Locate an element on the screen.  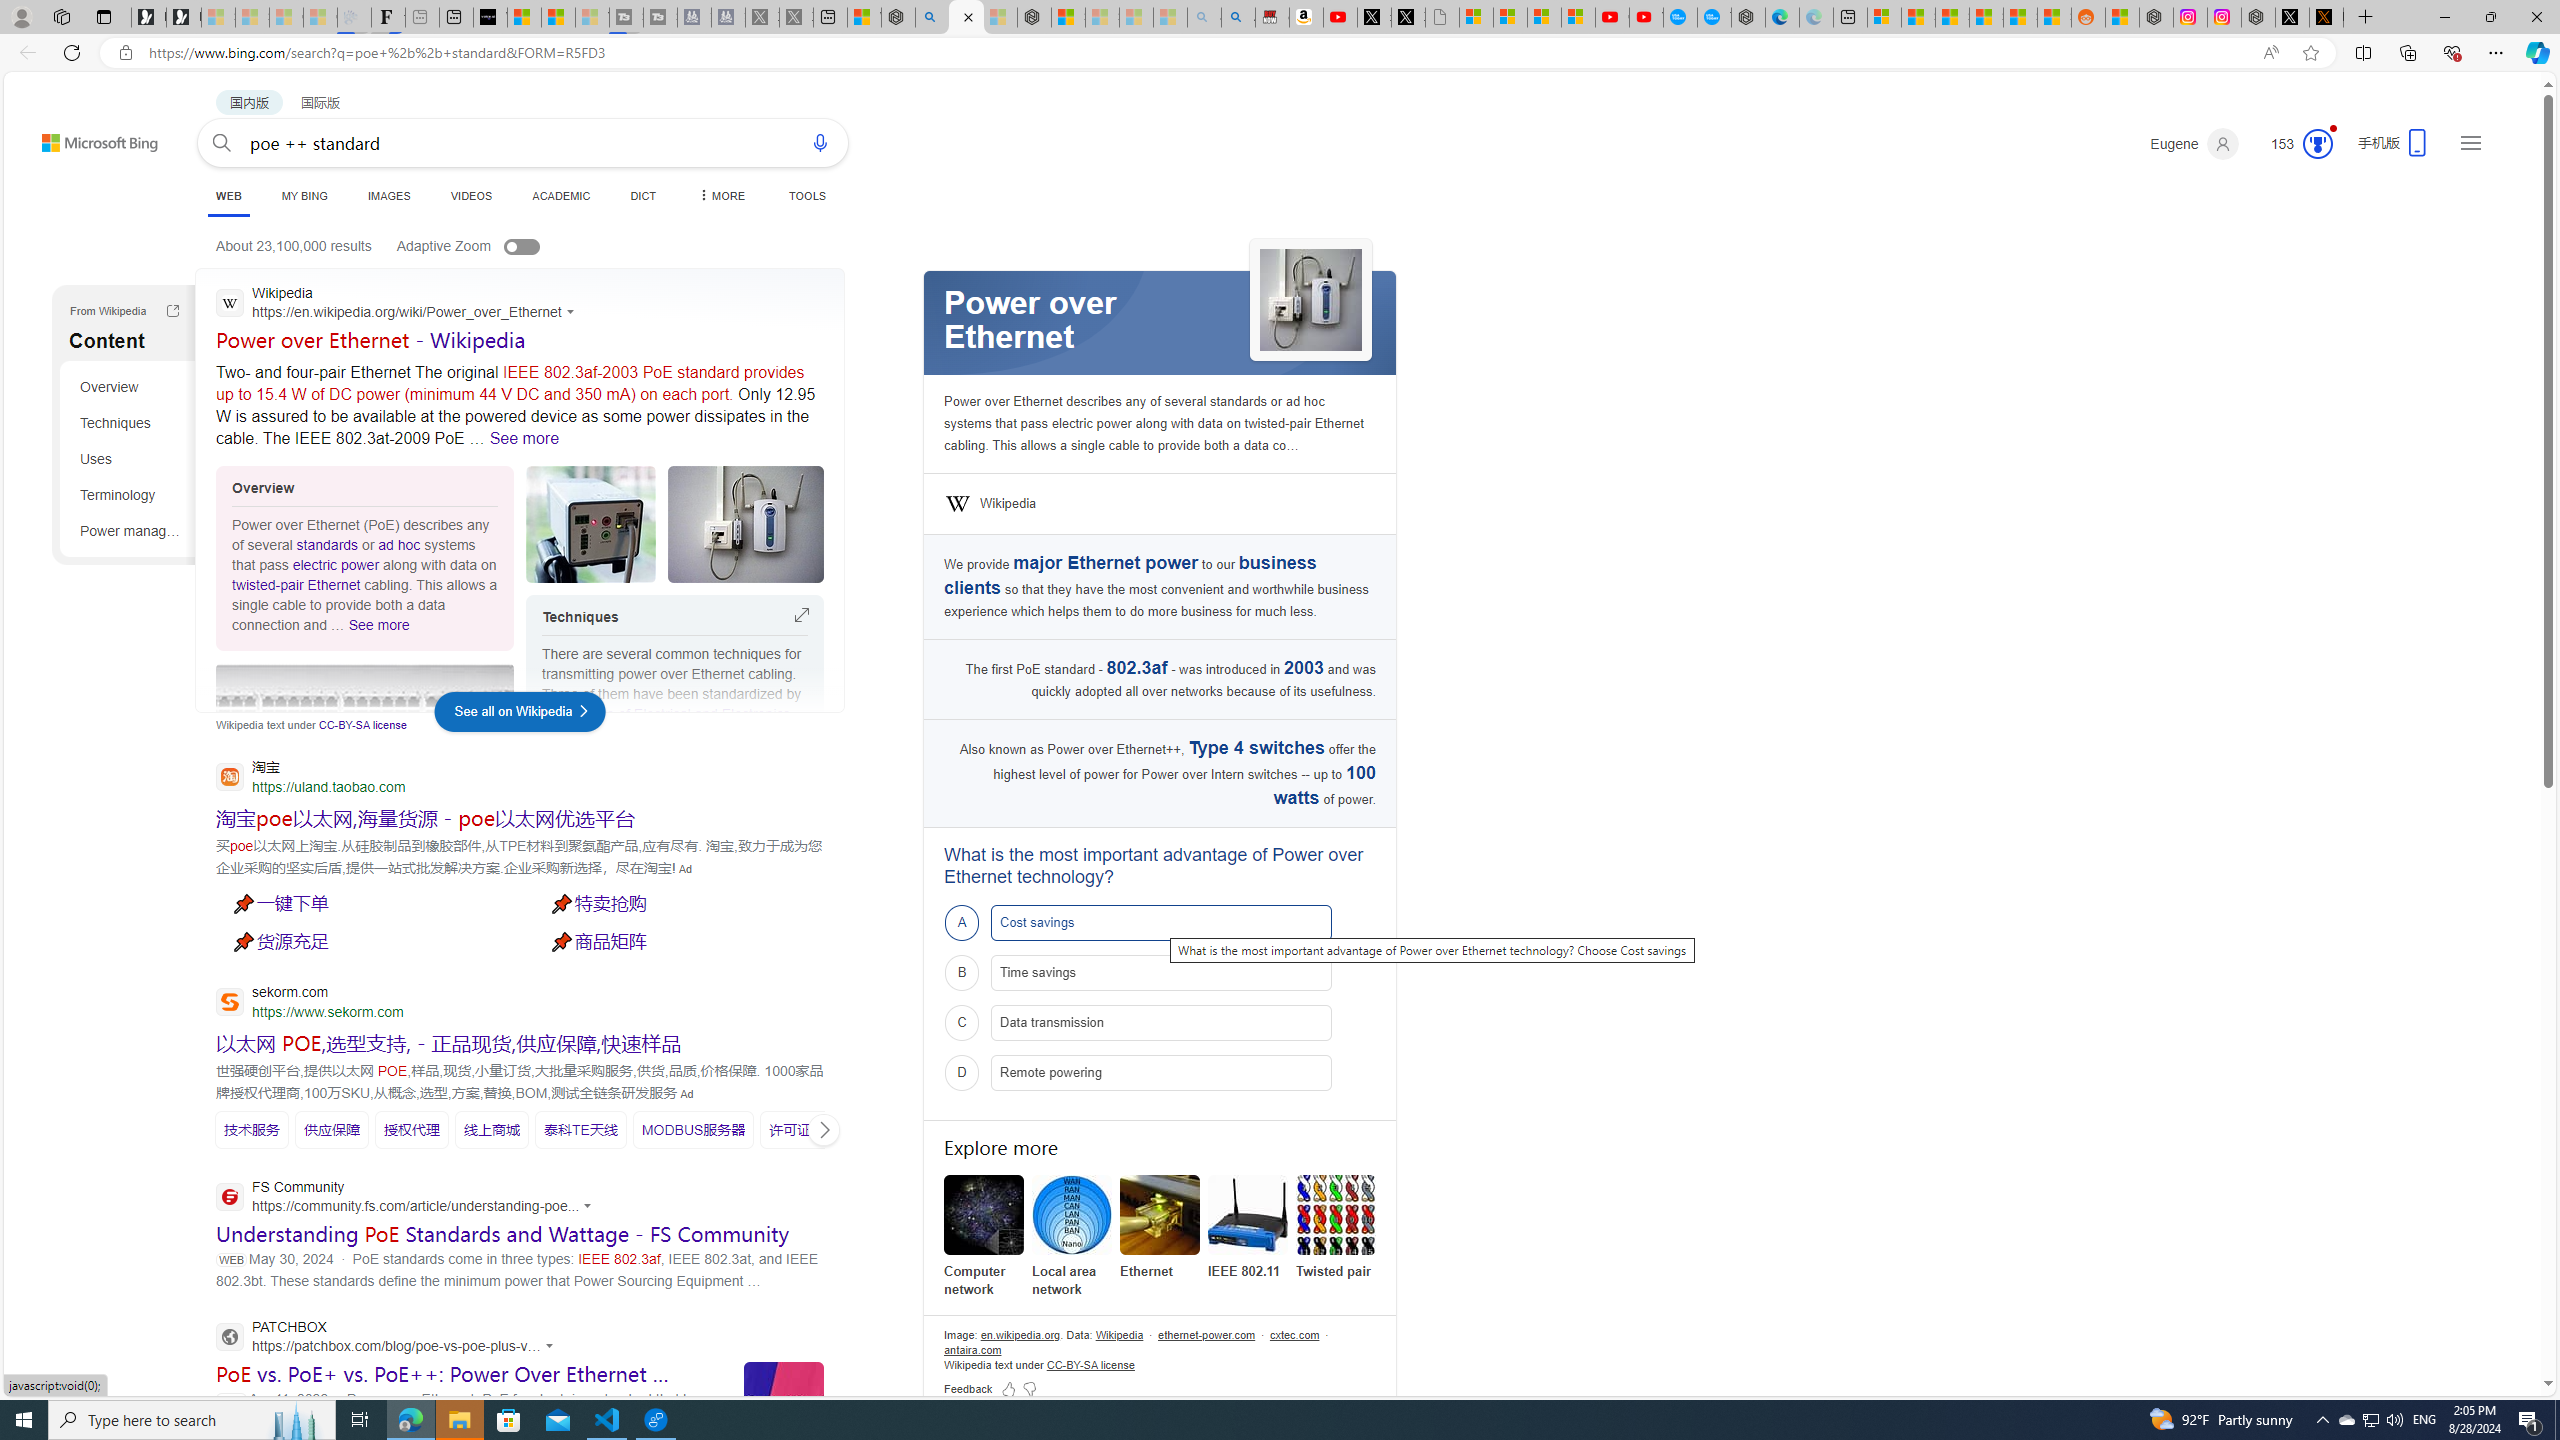
'twisted-pair Ethernet' is located at coordinates (295, 585).